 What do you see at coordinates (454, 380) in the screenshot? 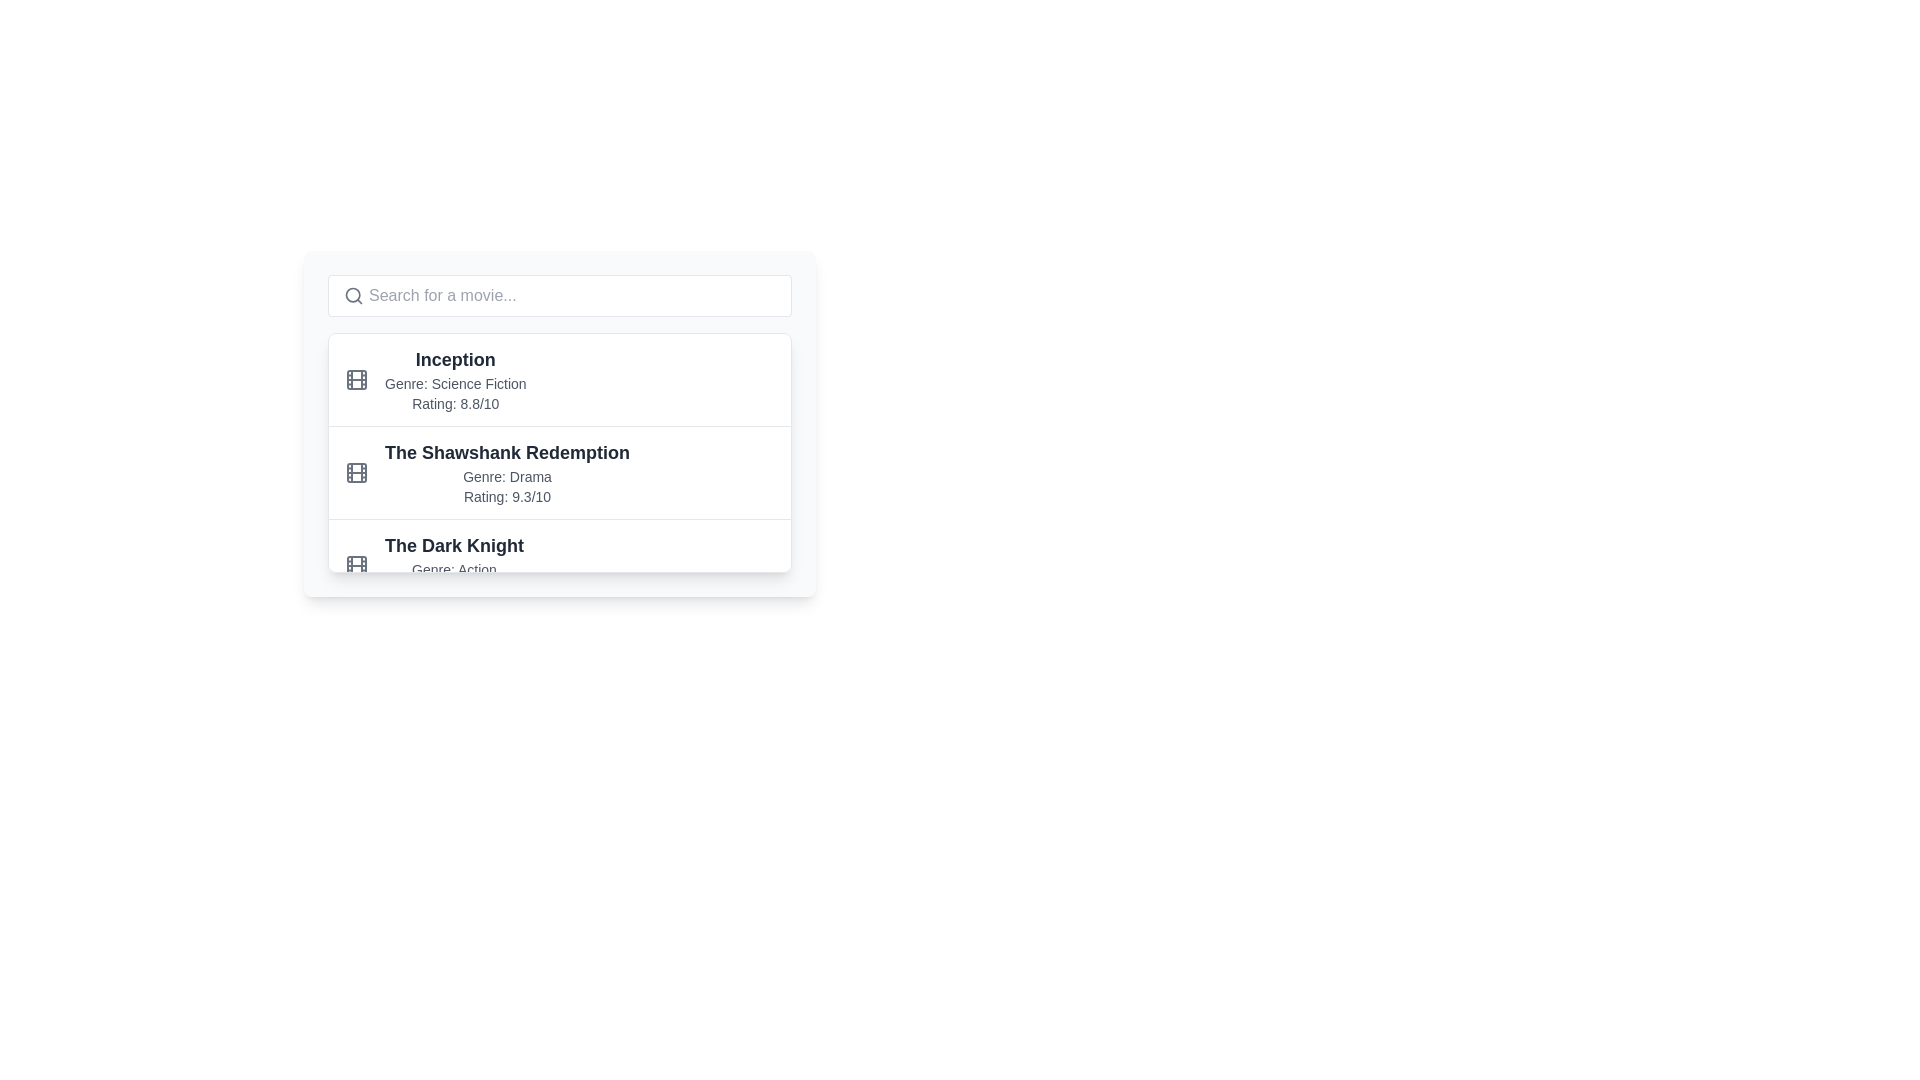
I see `the Informational Text Block that provides details about the movie, including its title, genre, and rating, for additional information` at bounding box center [454, 380].